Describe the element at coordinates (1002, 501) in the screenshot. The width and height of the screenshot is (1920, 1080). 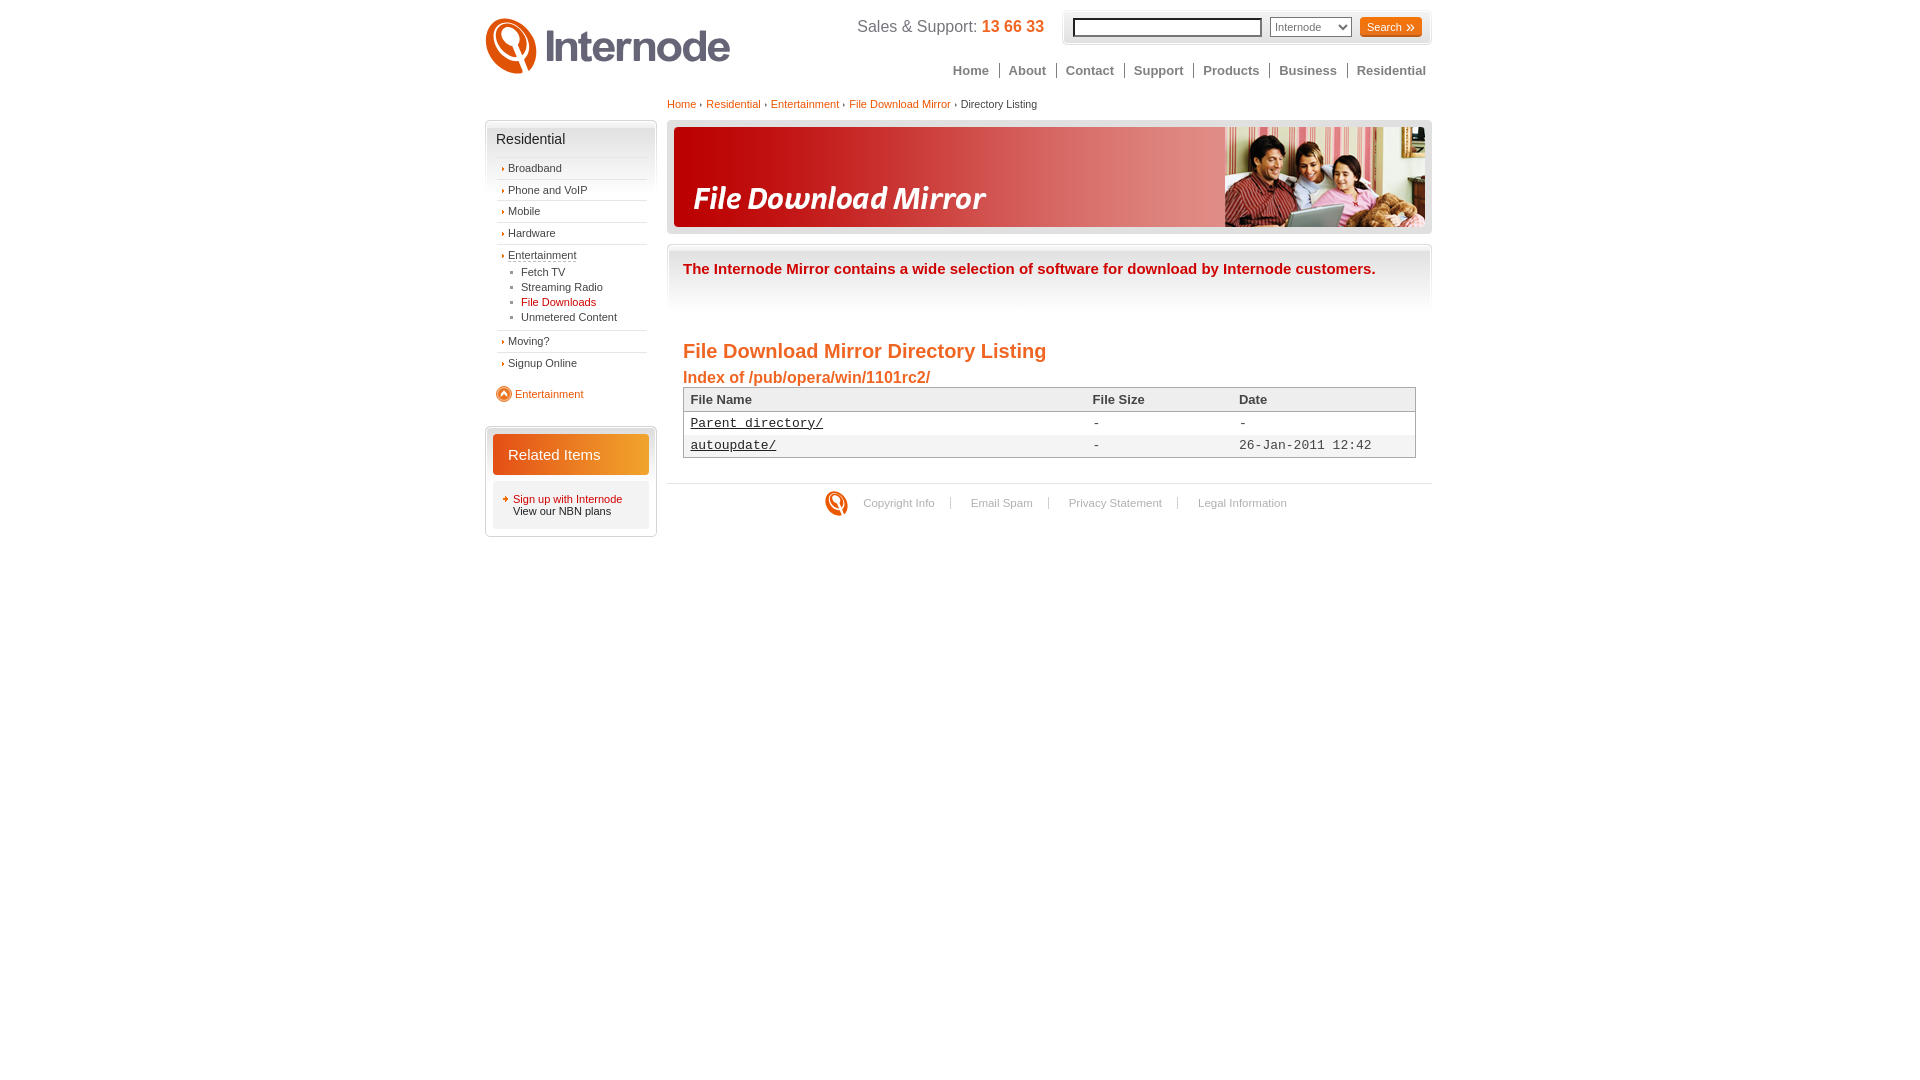
I see `'Email Spam'` at that location.